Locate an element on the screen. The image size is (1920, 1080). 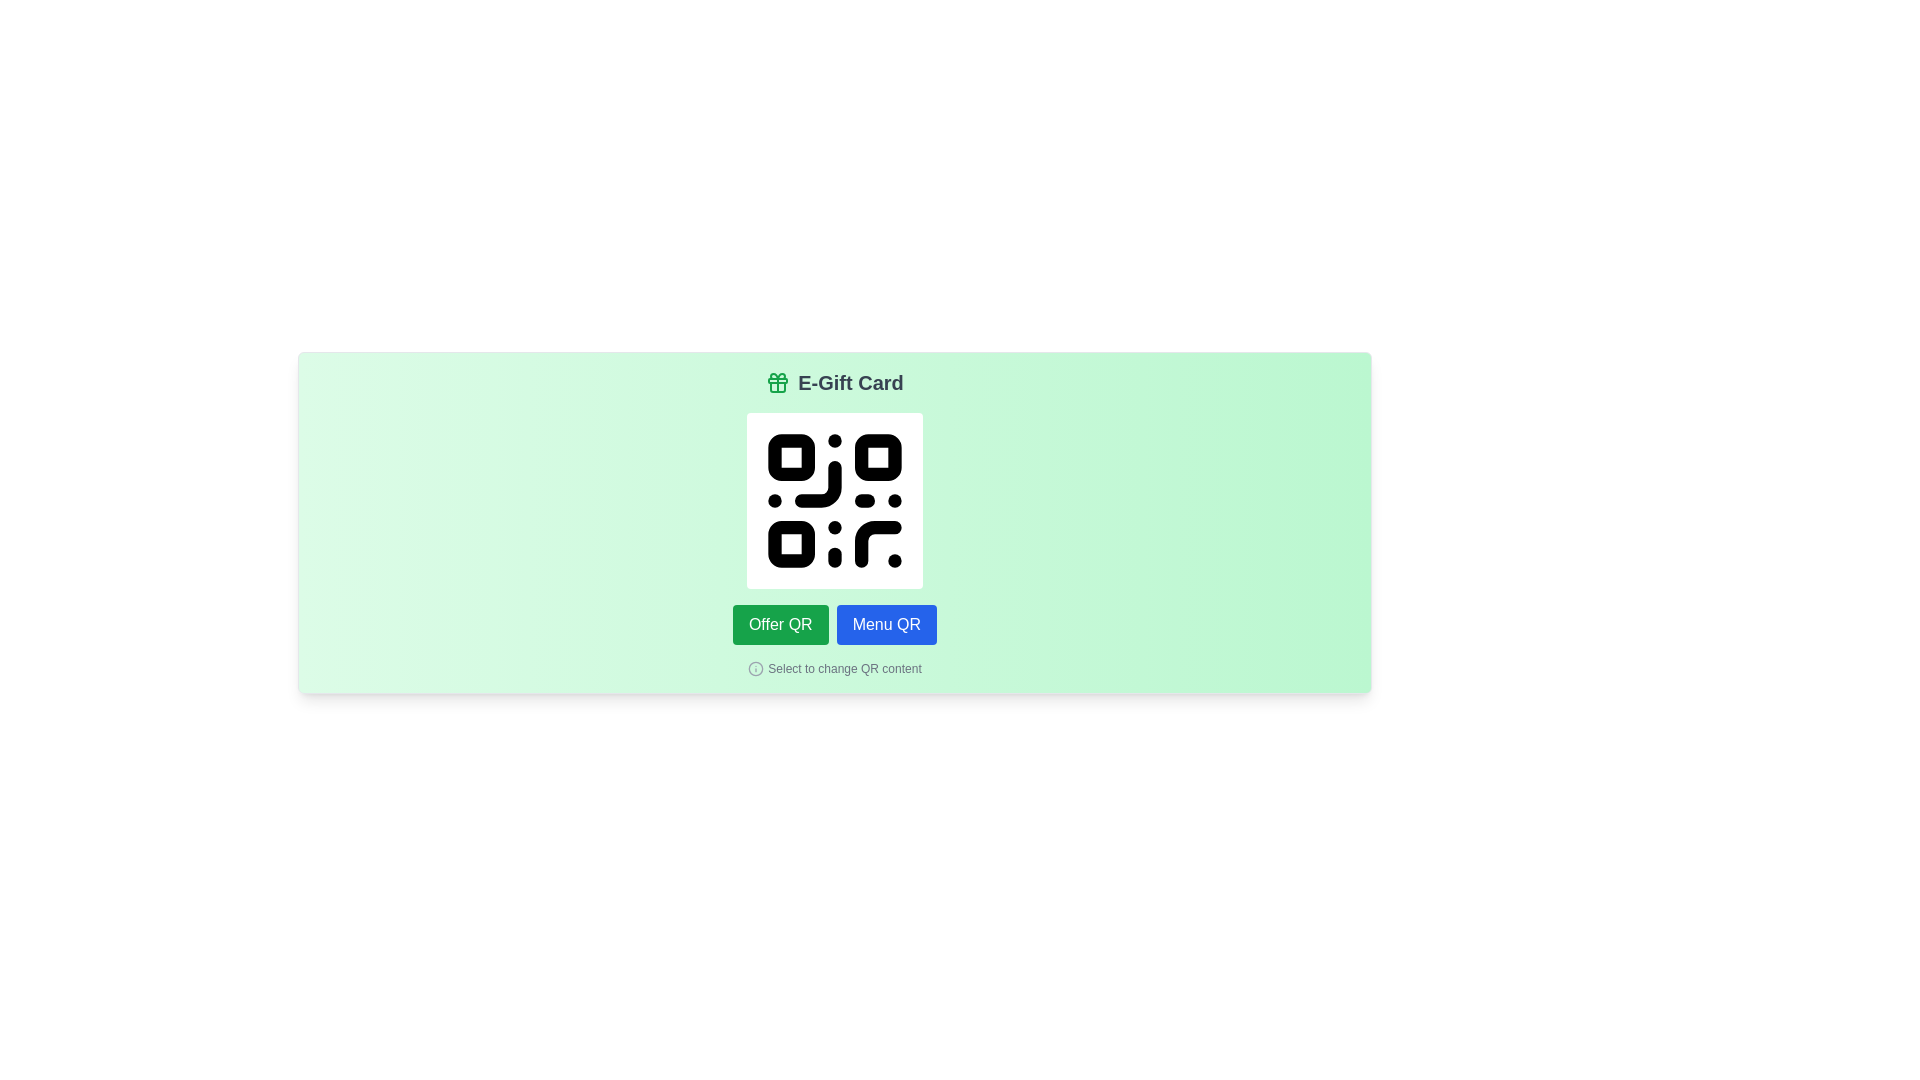
the graphical icon within the QR code, which is positioned slightly left of center and towards the top of the QR code interface is located at coordinates (818, 484).